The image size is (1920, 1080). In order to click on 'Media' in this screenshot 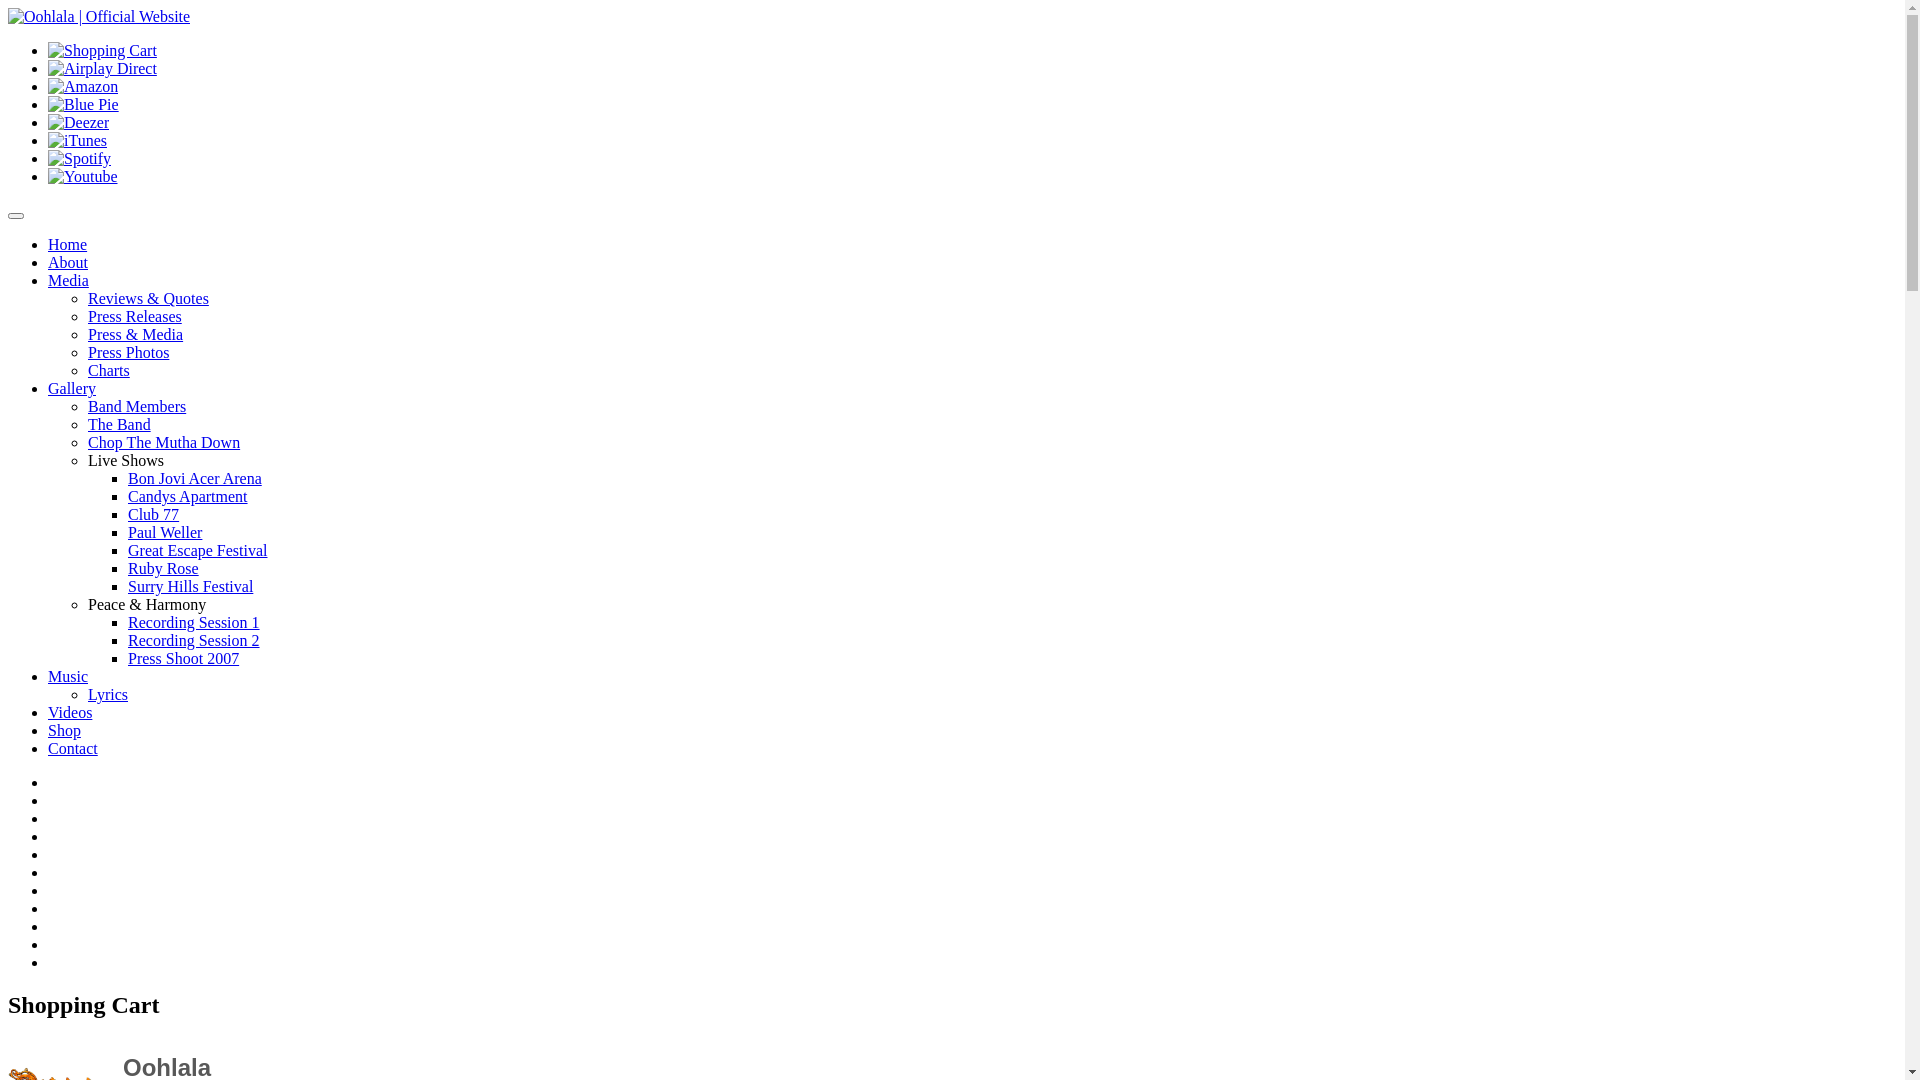, I will do `click(68, 280)`.